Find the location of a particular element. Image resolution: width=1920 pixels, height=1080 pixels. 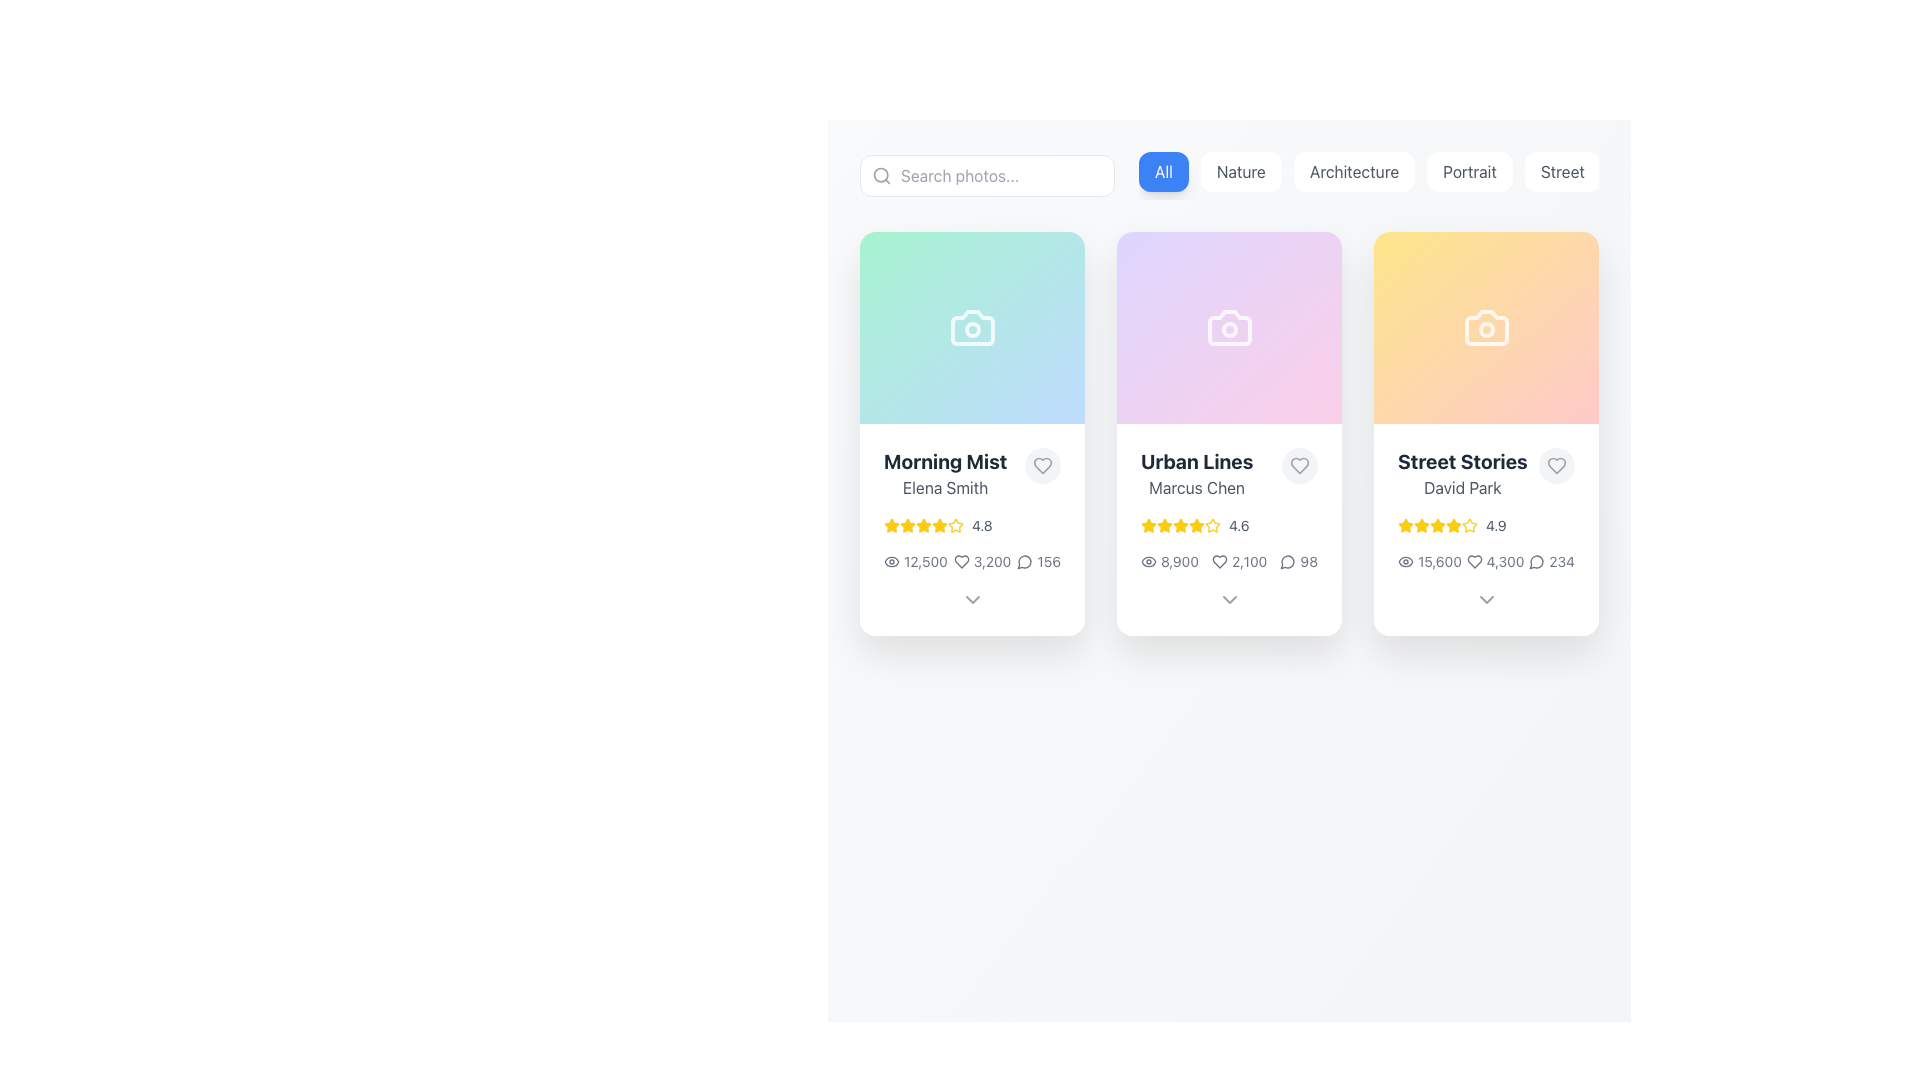

the like button located in the top-right corner of the 'Morning Mist' card is located at coordinates (1041, 466).